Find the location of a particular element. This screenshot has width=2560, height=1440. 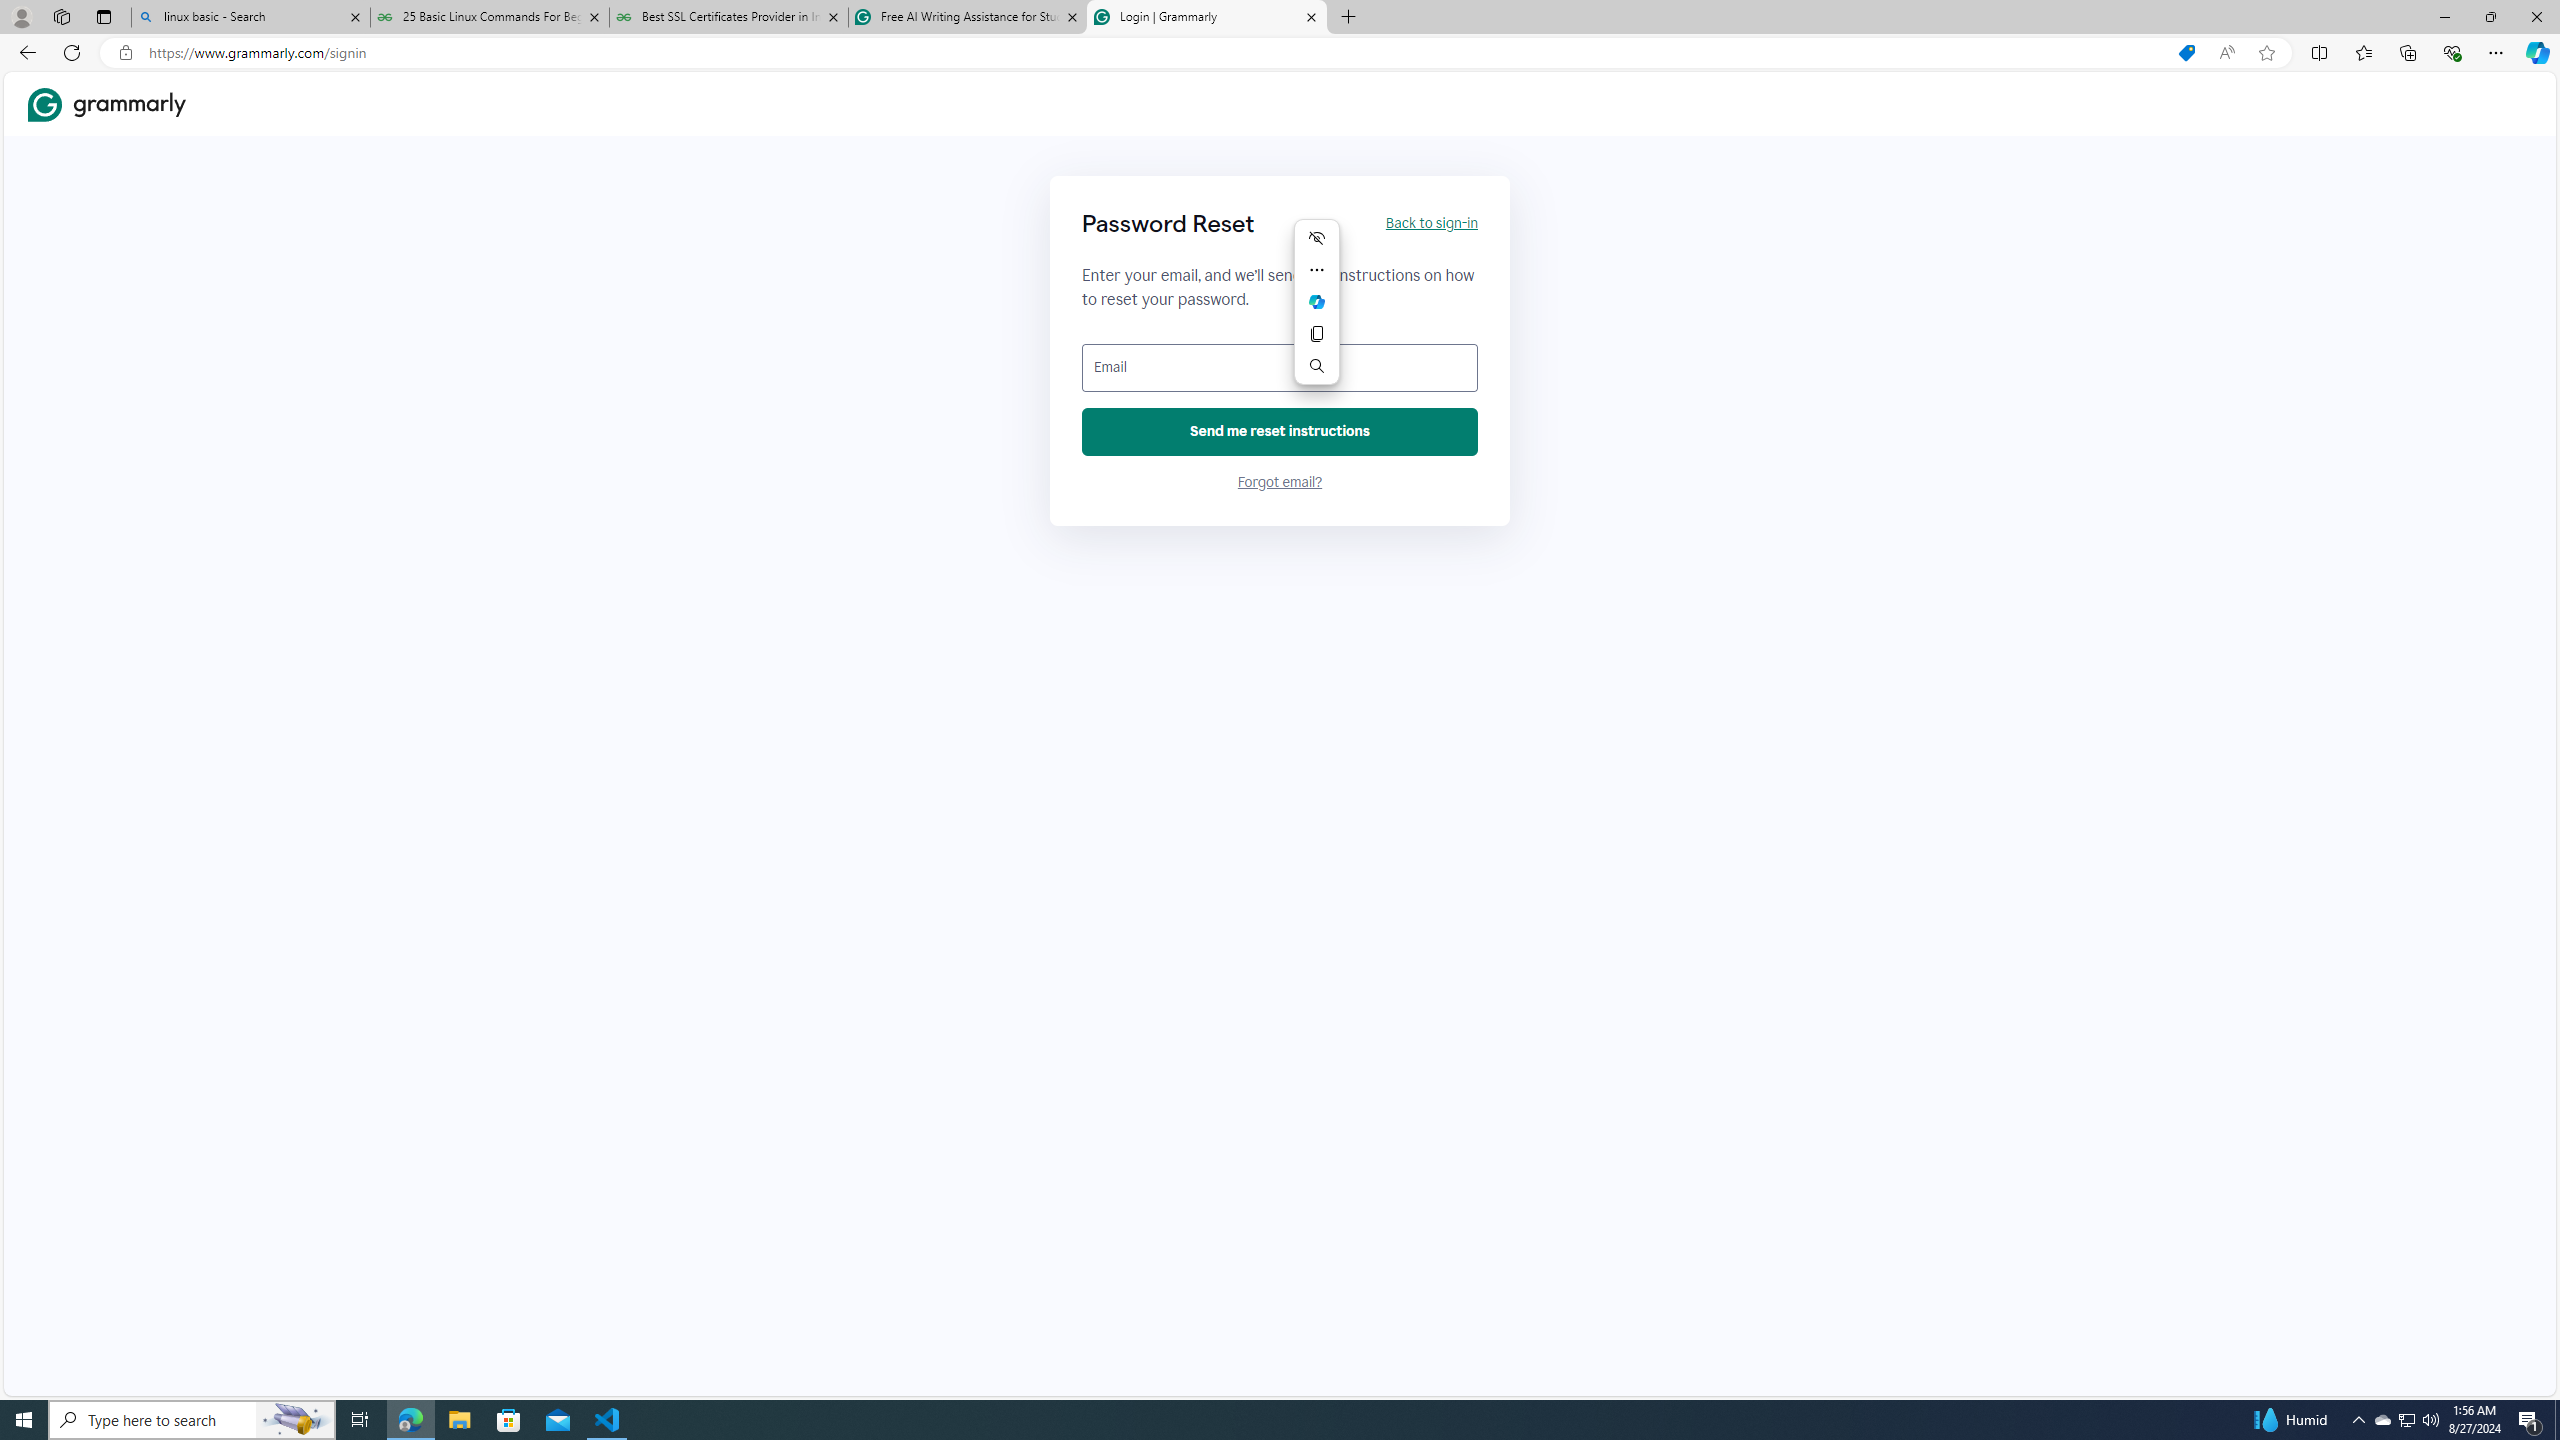

'Mini menu on text selection' is located at coordinates (1316, 302).